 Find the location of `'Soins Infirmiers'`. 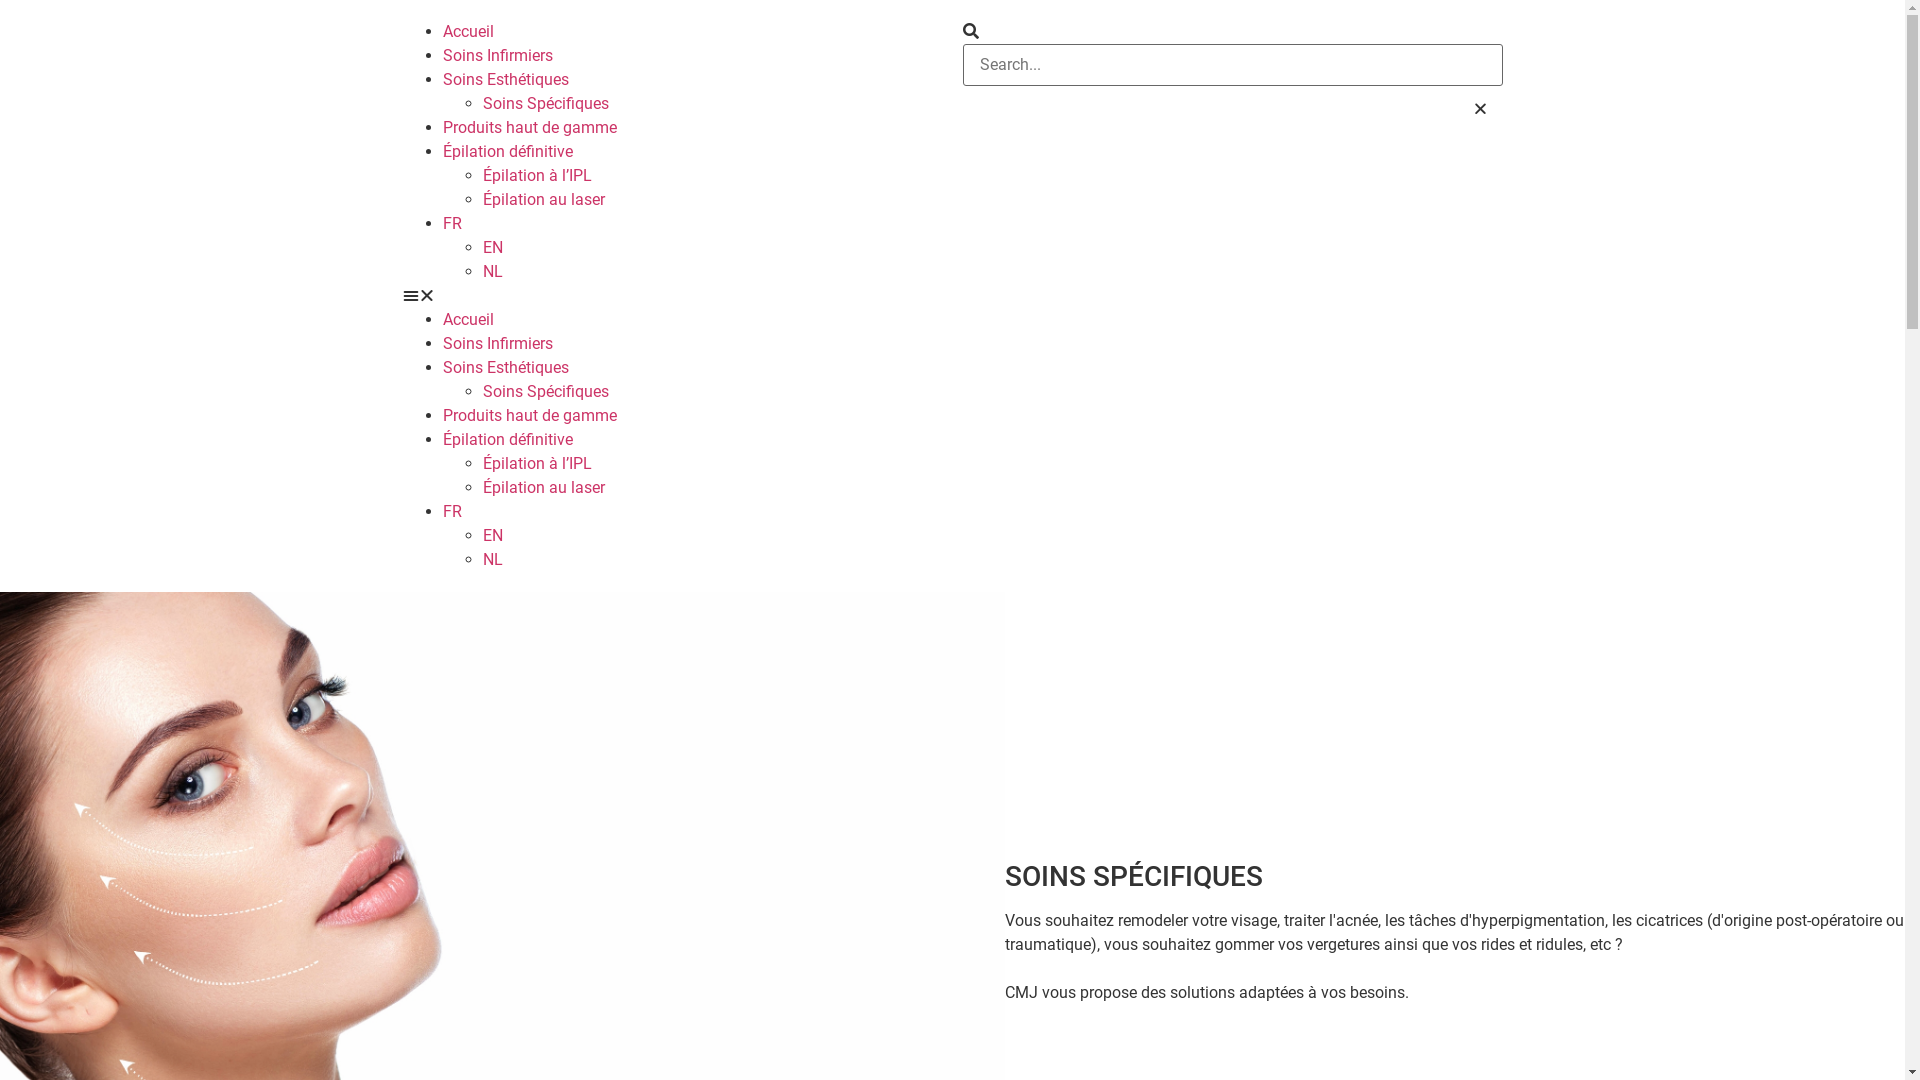

'Soins Infirmiers' is located at coordinates (440, 342).